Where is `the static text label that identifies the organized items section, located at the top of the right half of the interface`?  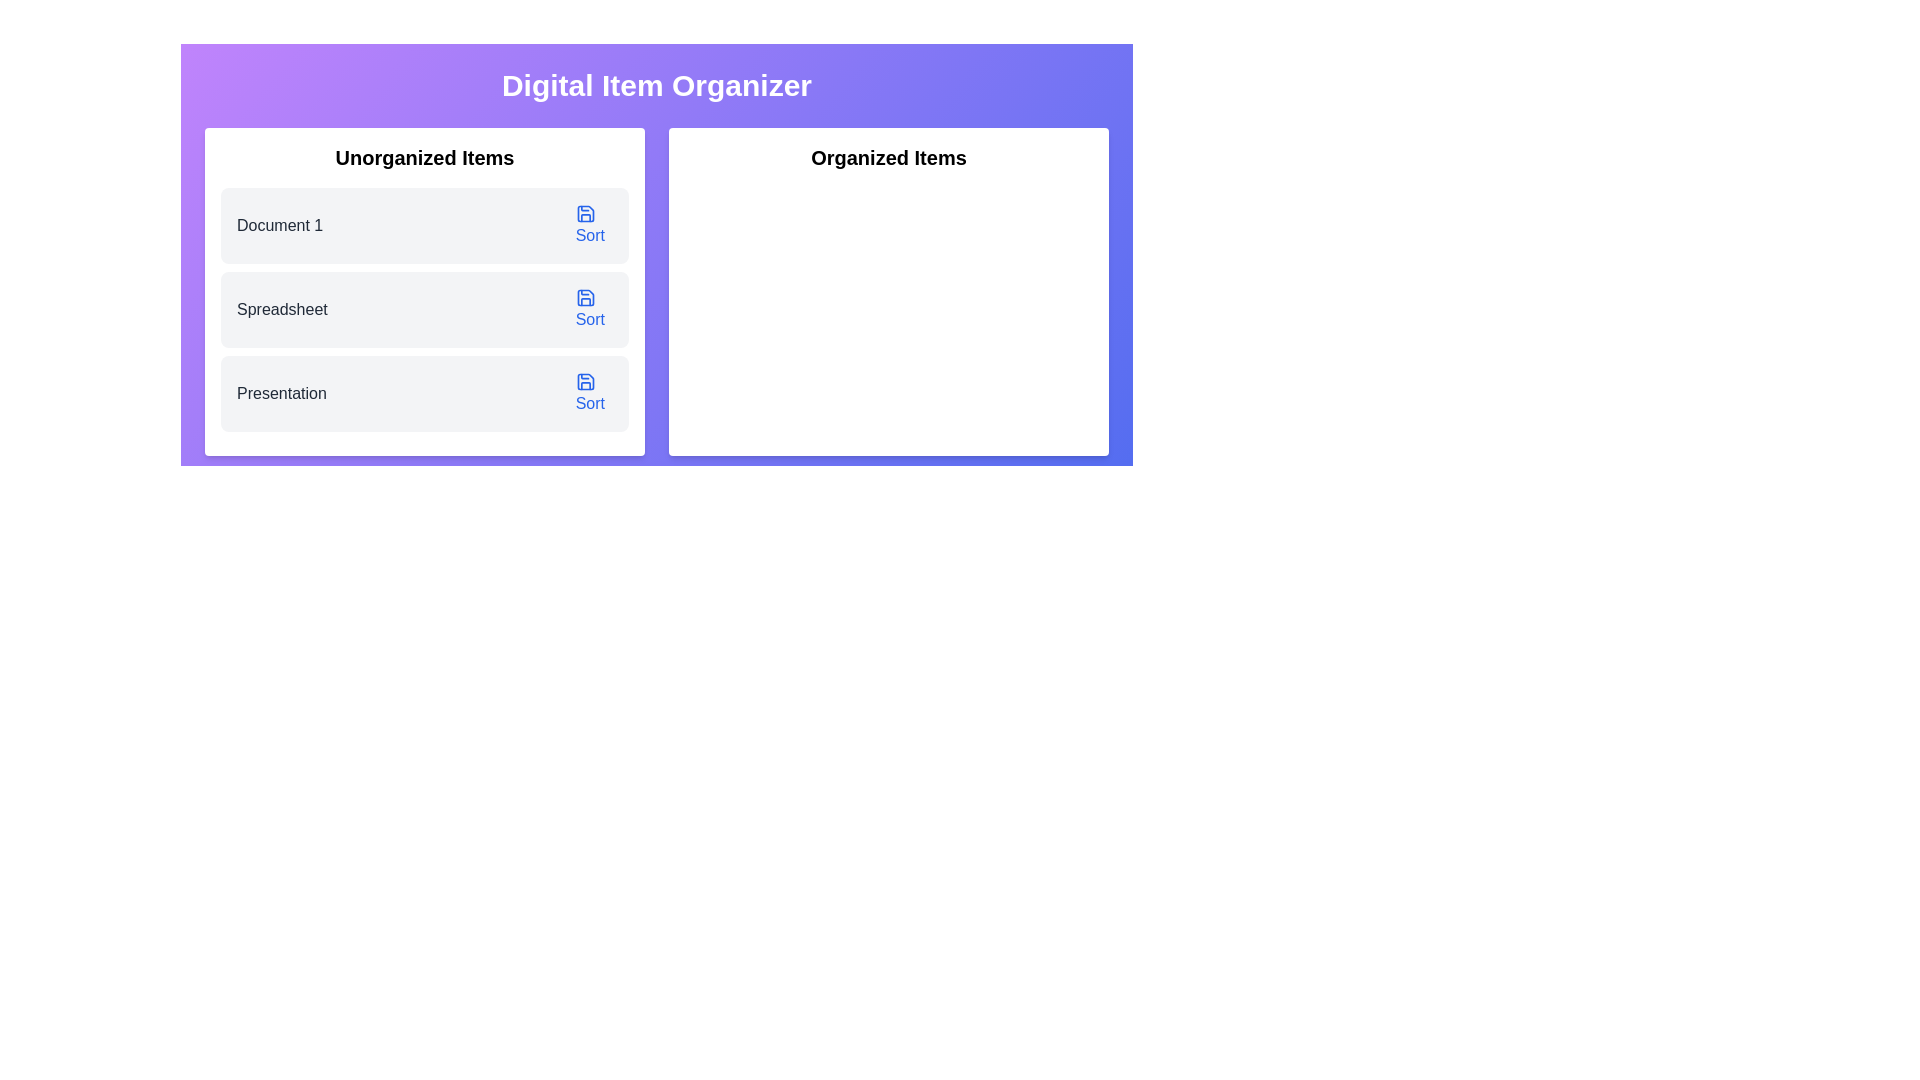 the static text label that identifies the organized items section, located at the top of the right half of the interface is located at coordinates (887, 157).